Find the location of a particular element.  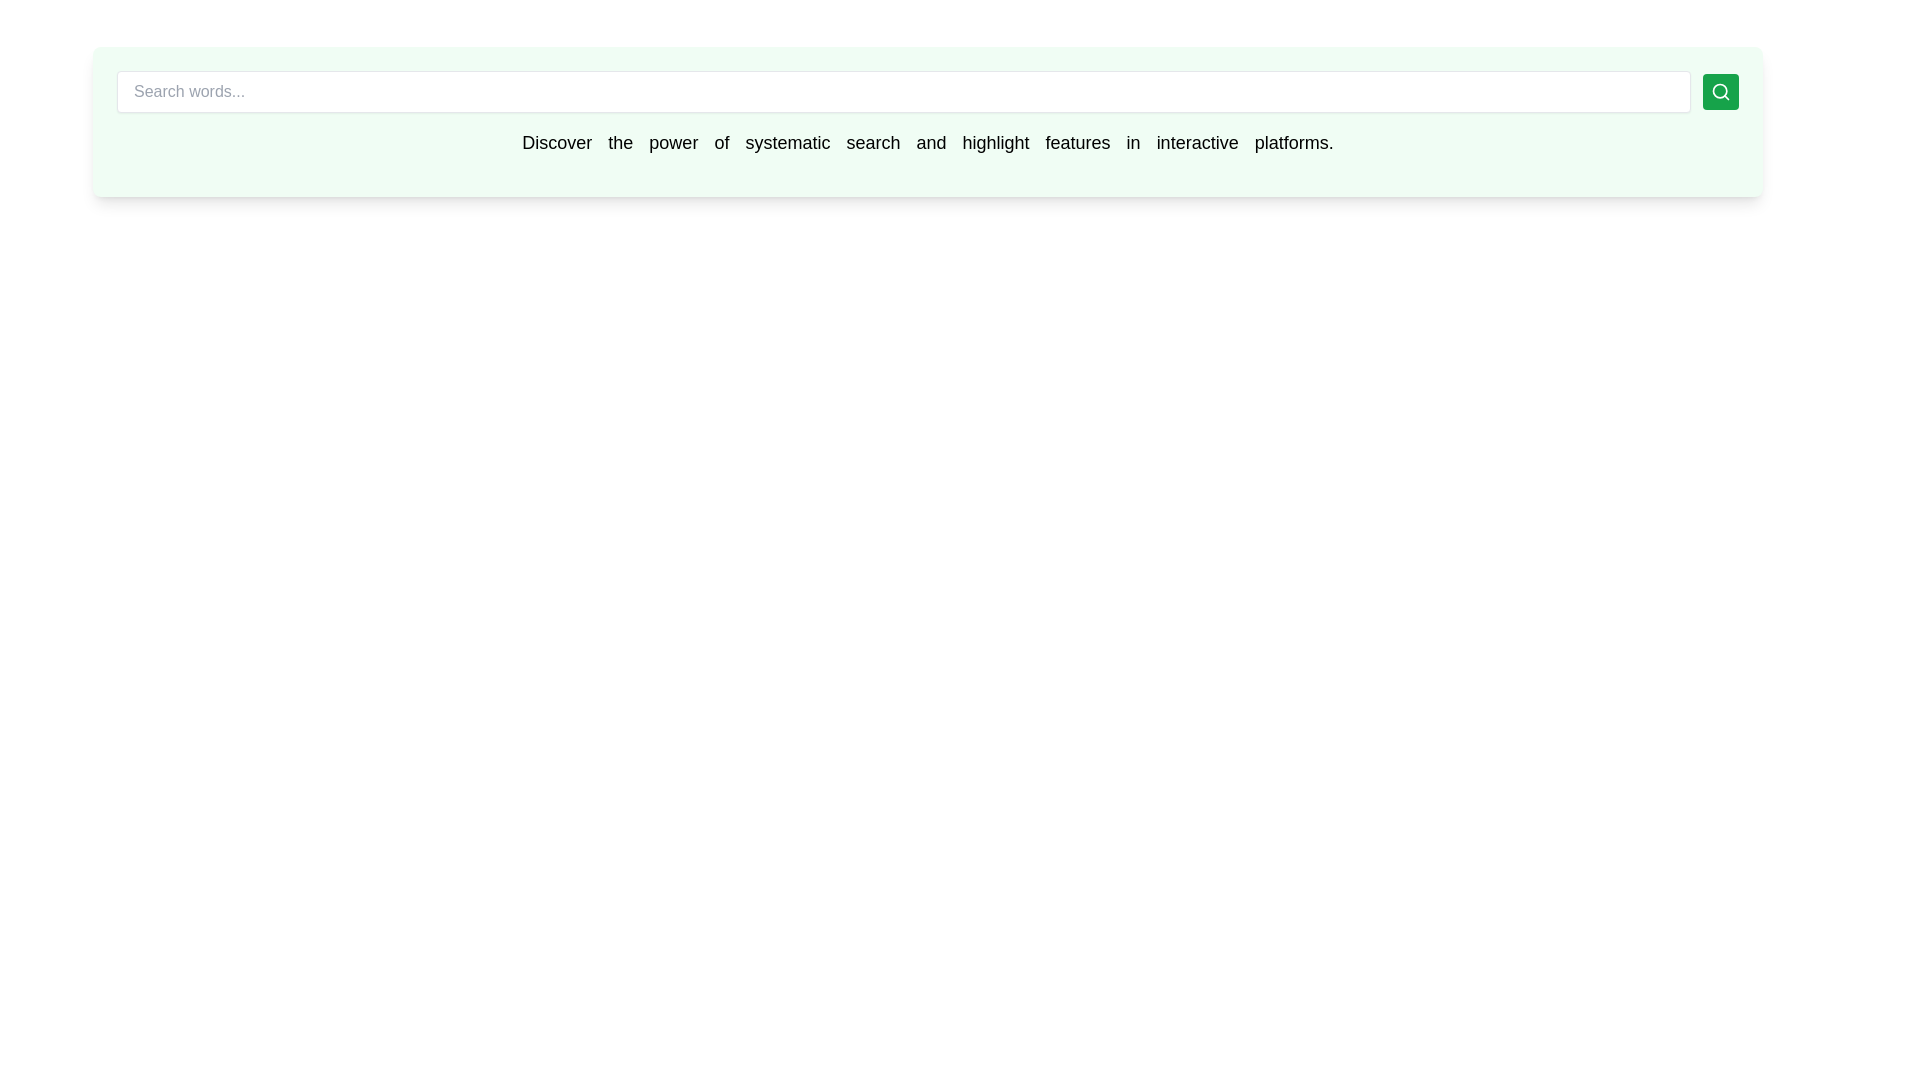

the text item 'search', which is the sixth word in a horizontally aligned sentence, between 'systematic' and 'and' is located at coordinates (873, 141).